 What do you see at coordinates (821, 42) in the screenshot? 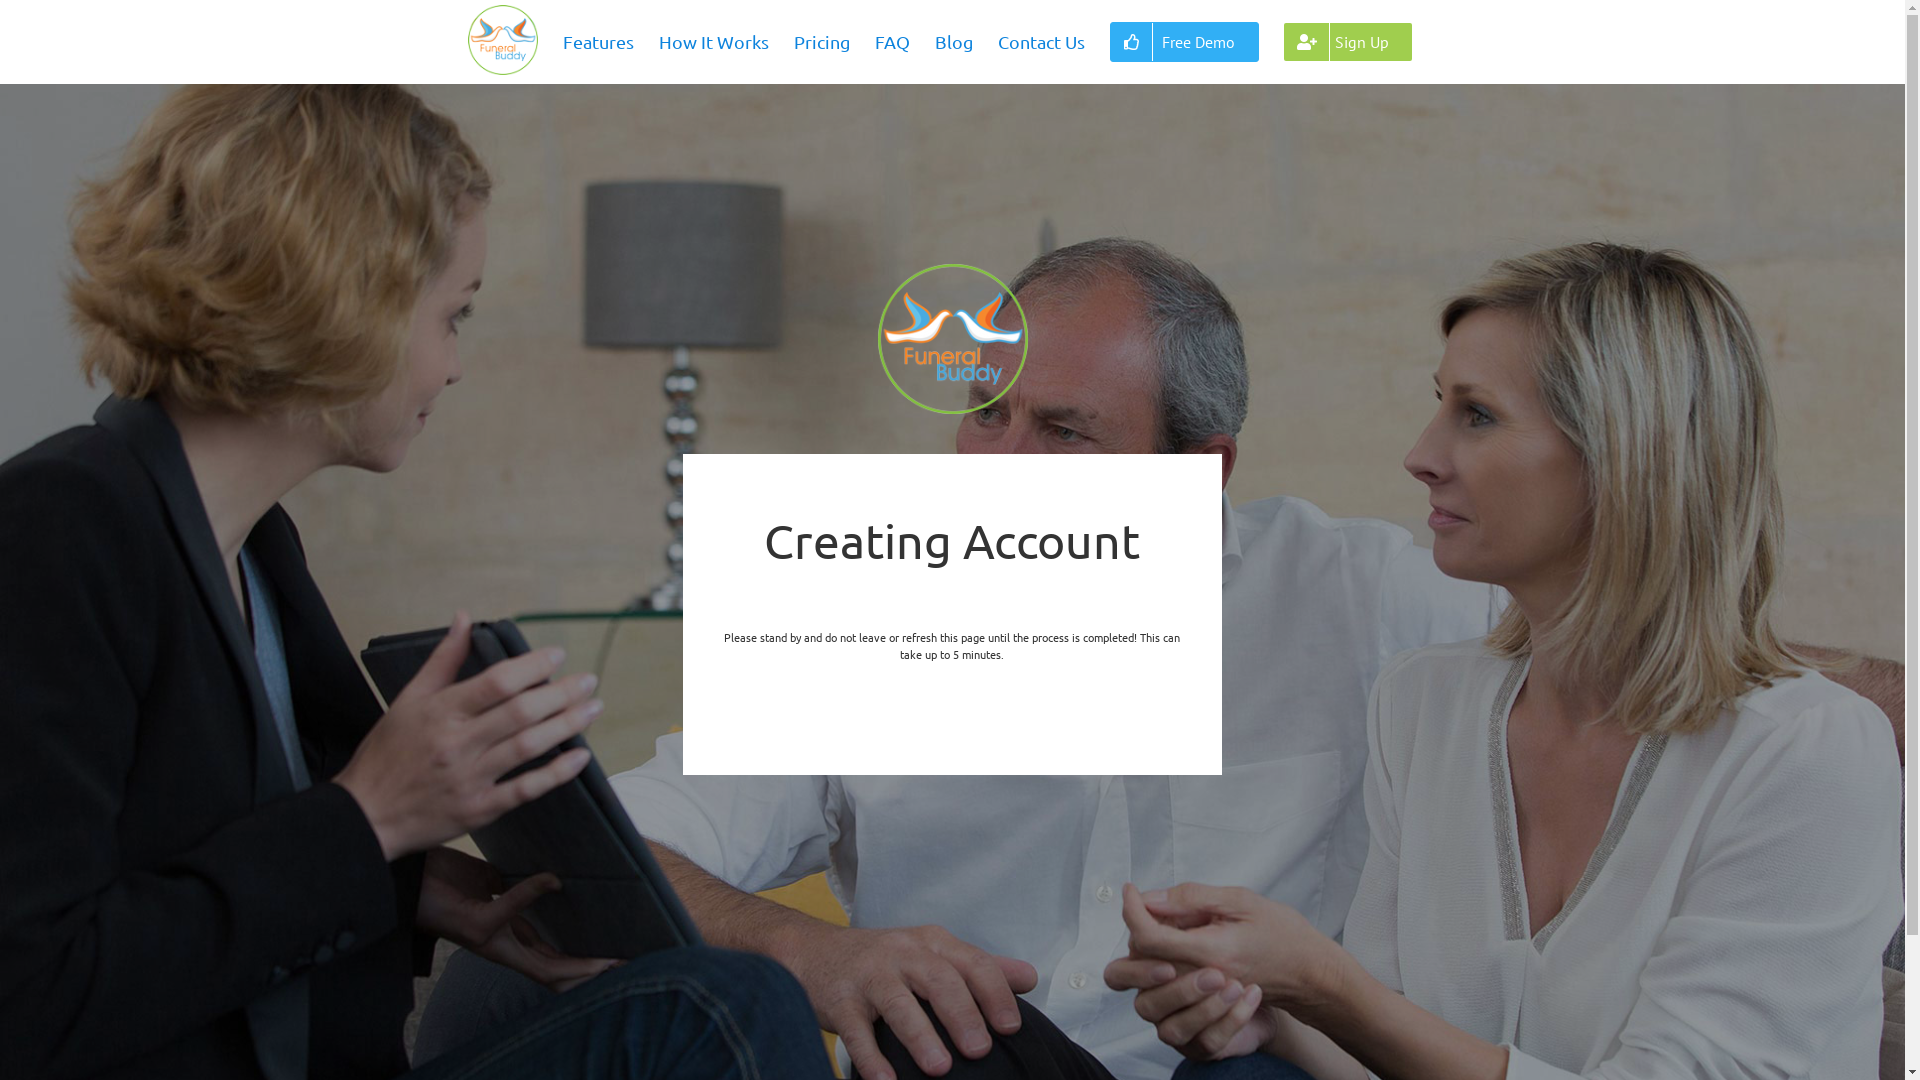
I see `'Pricing'` at bounding box center [821, 42].